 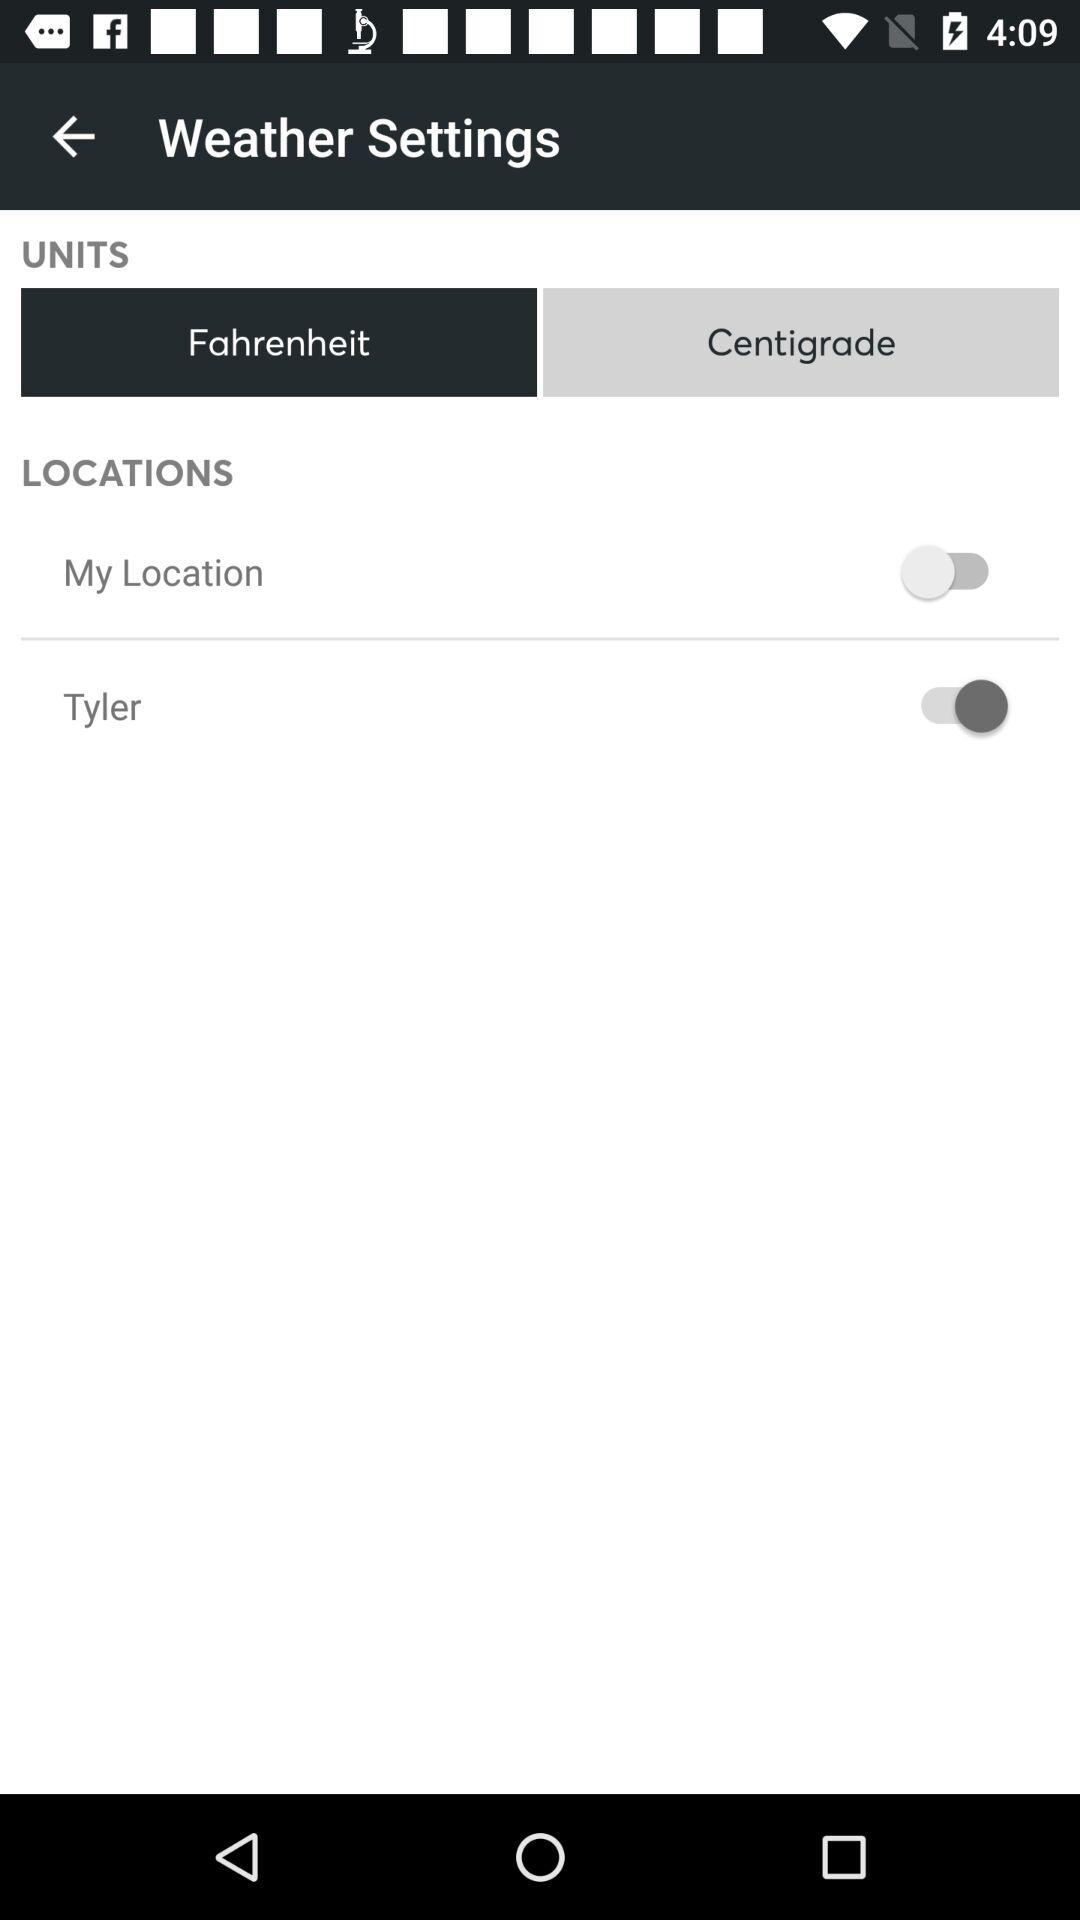 I want to click on the icon next to the centigrade icon, so click(x=278, y=342).